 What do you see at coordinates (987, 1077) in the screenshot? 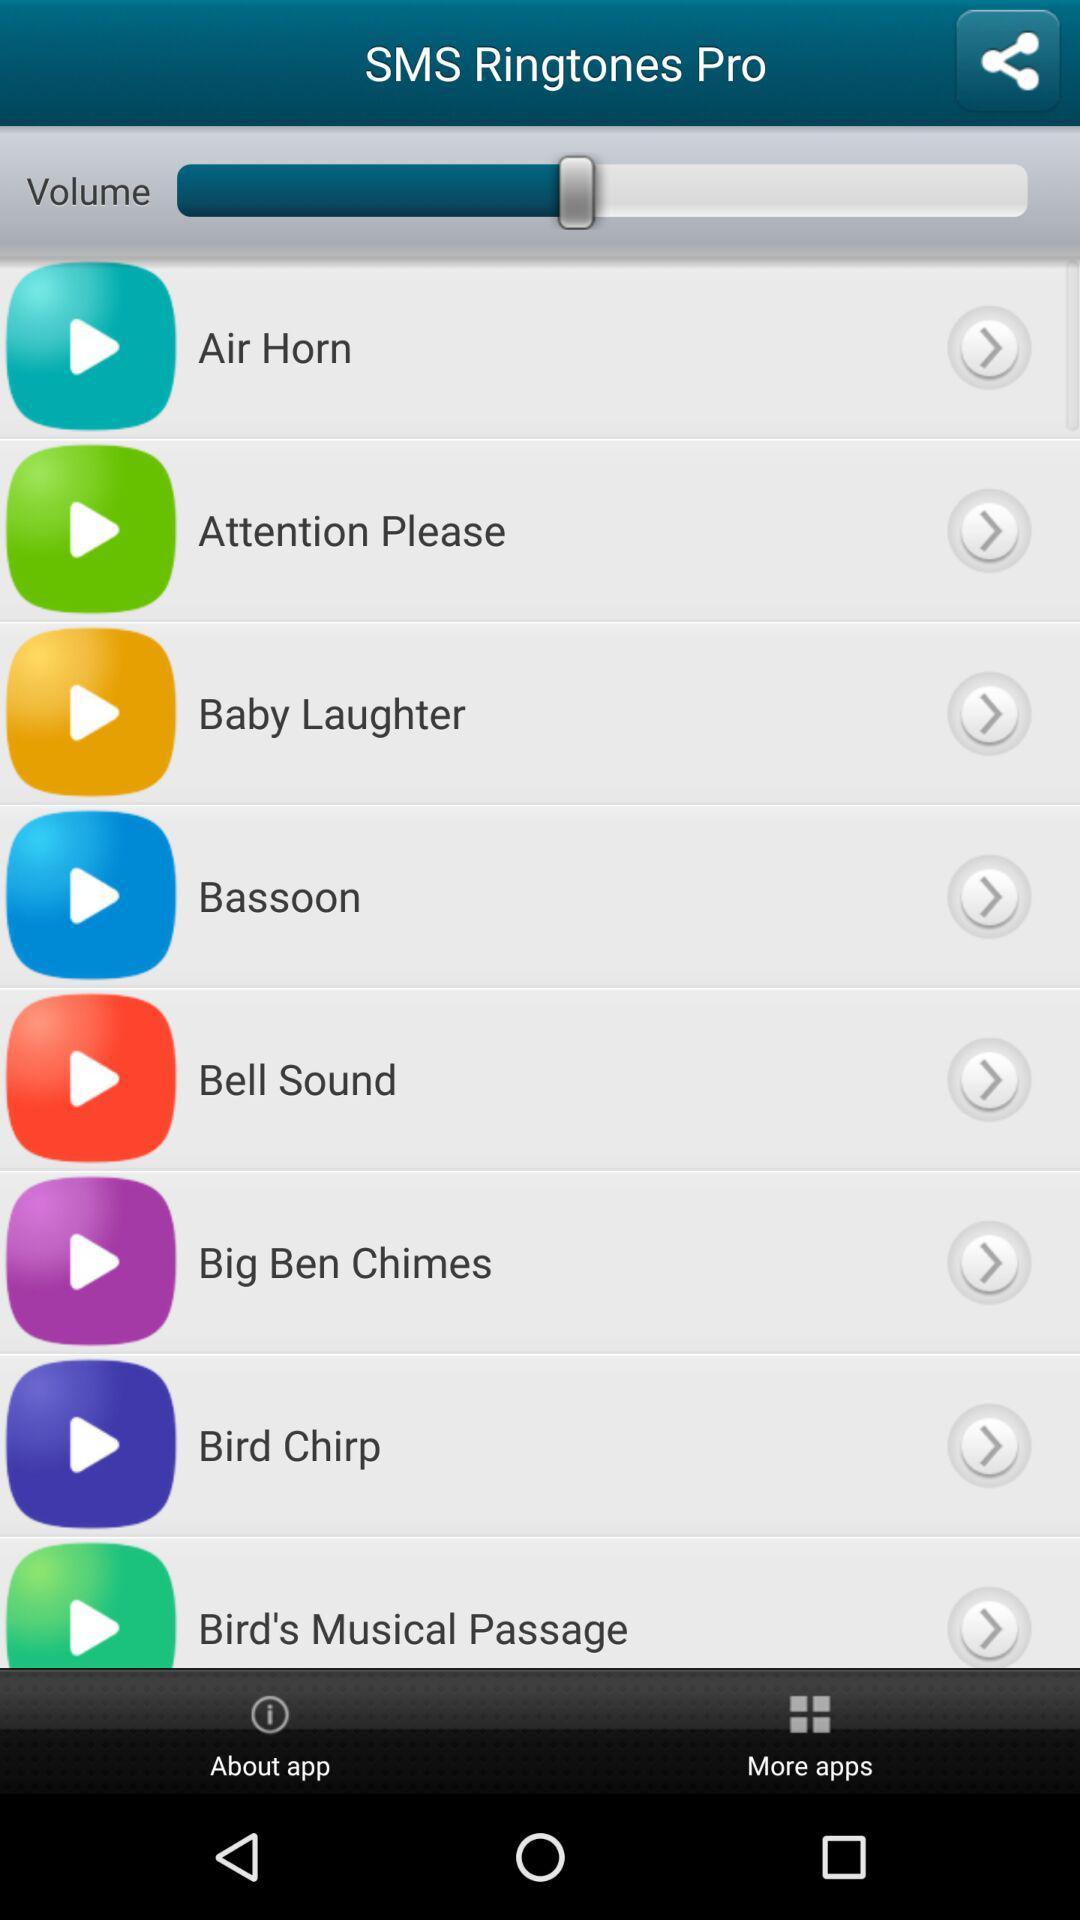
I see `ptturn` at bounding box center [987, 1077].